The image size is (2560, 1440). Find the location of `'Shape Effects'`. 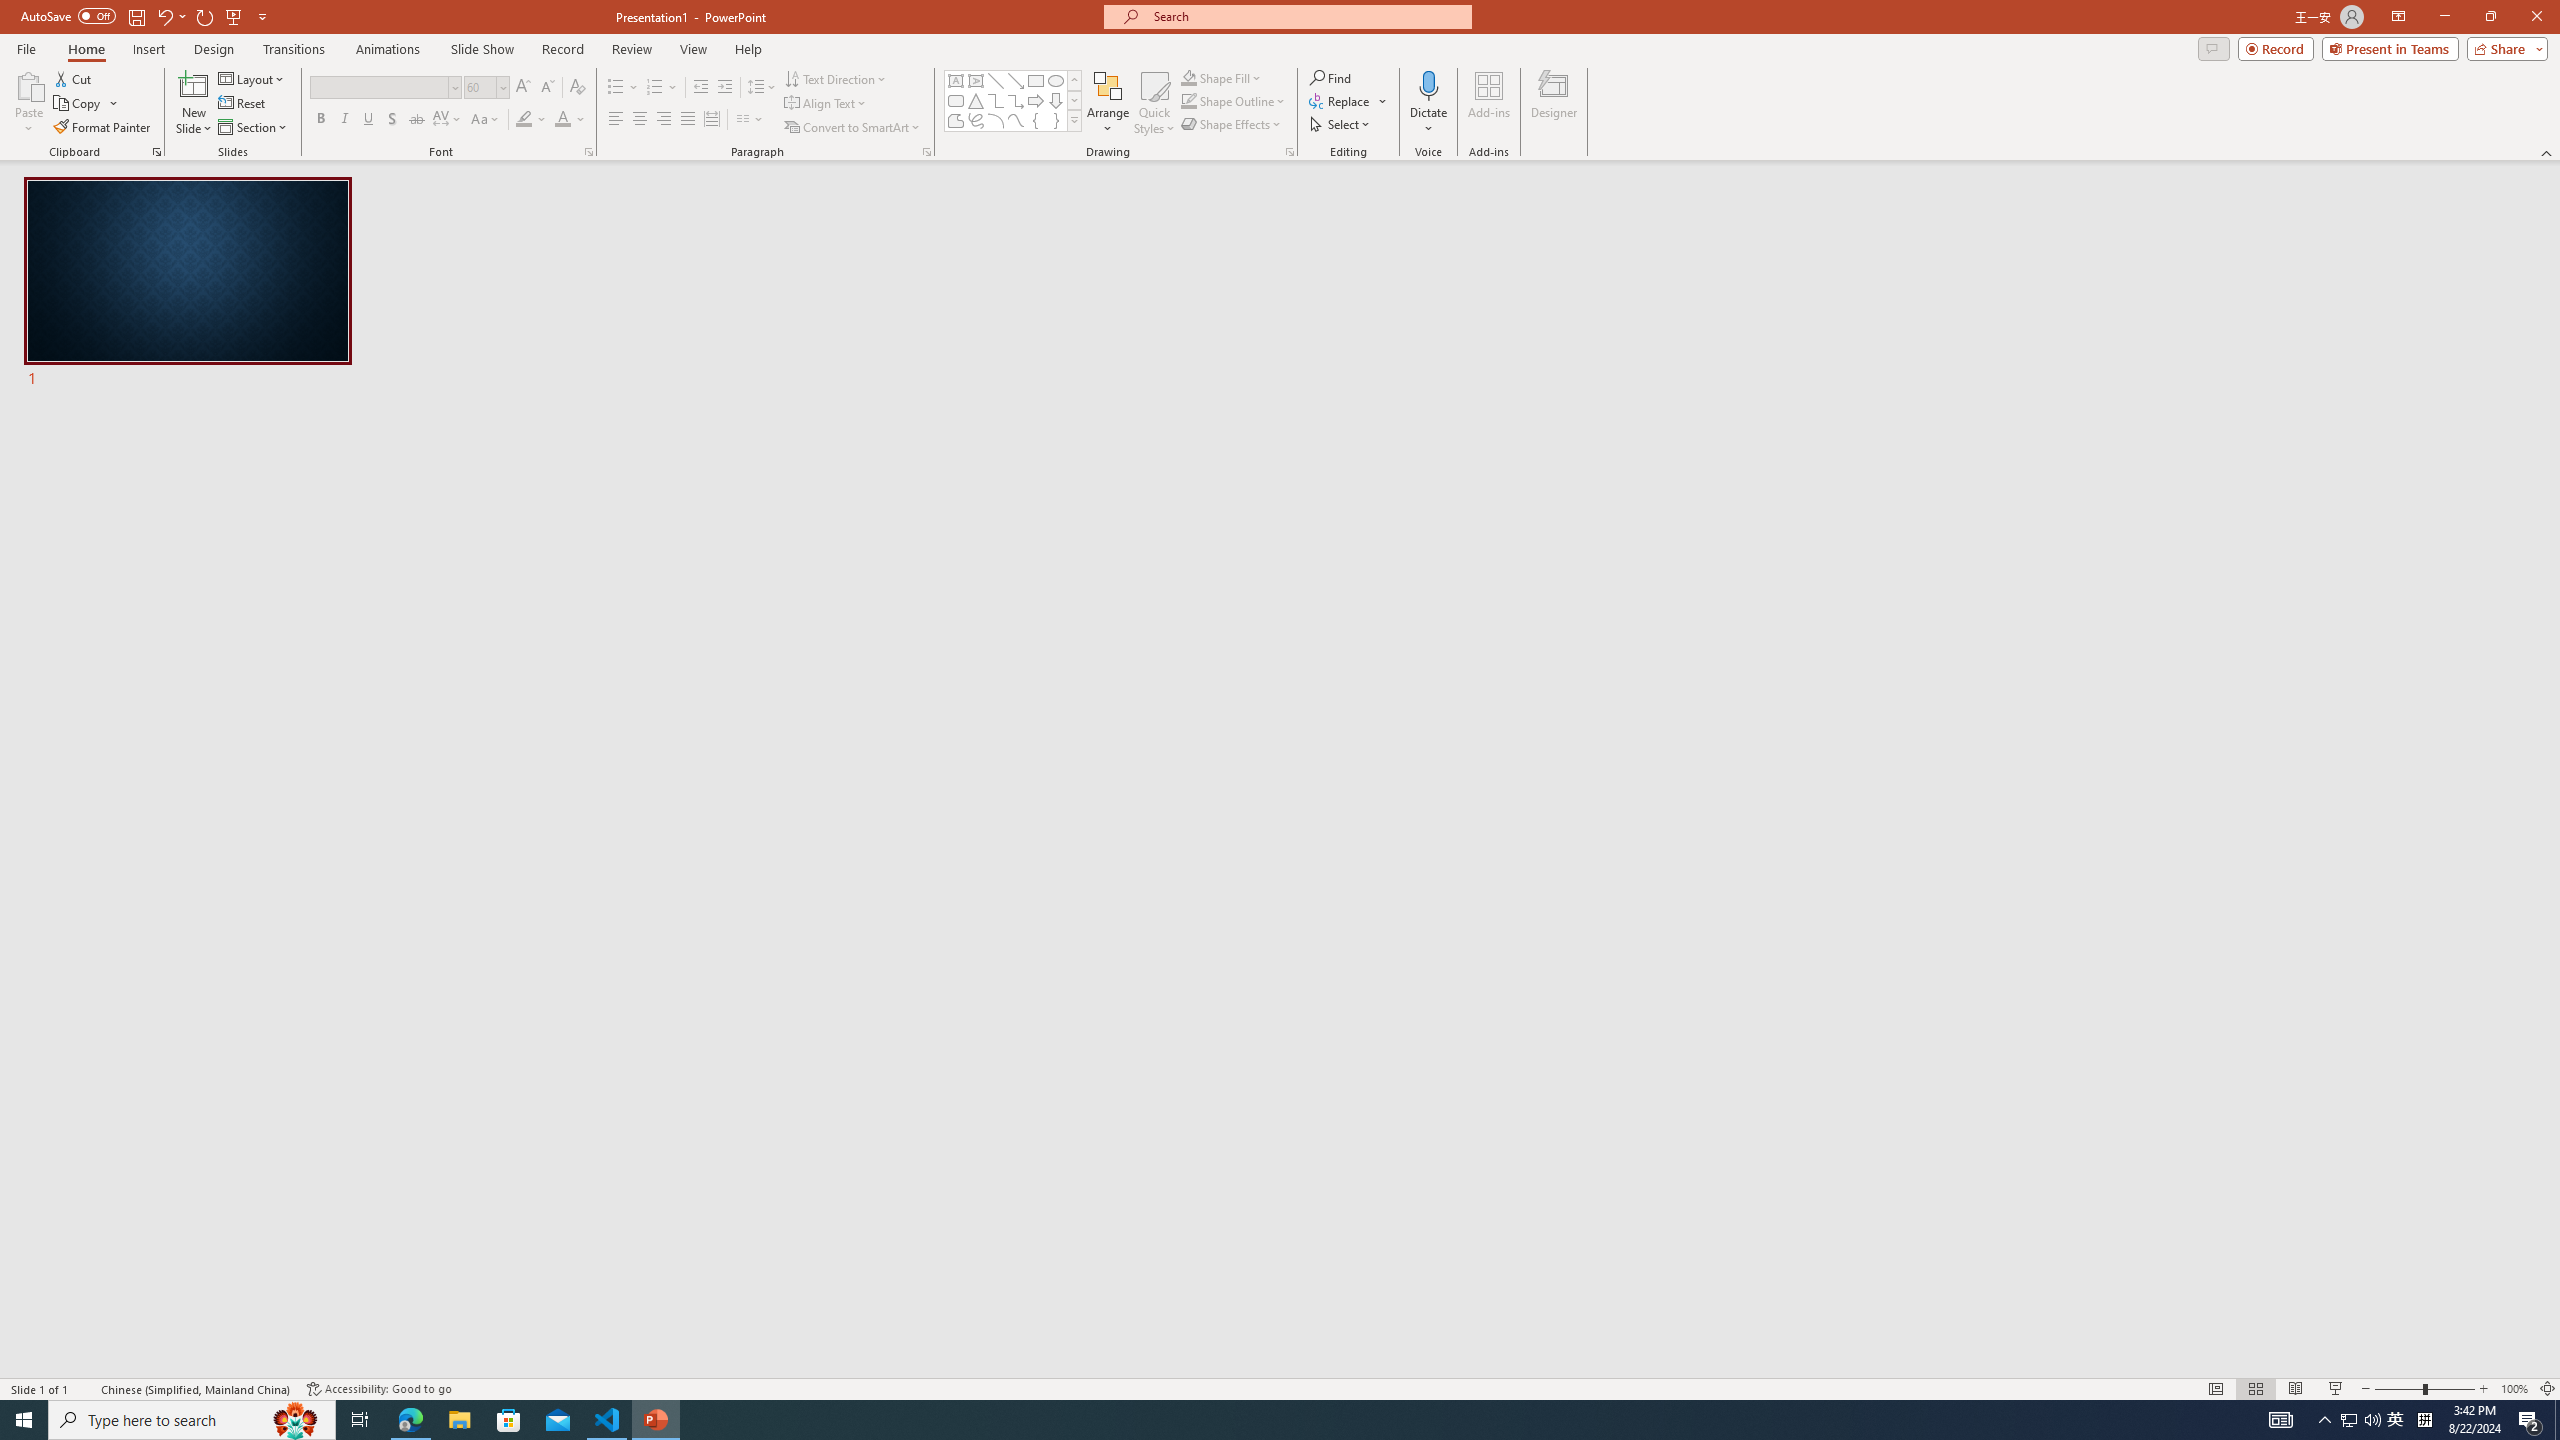

'Shape Effects' is located at coordinates (1231, 122).